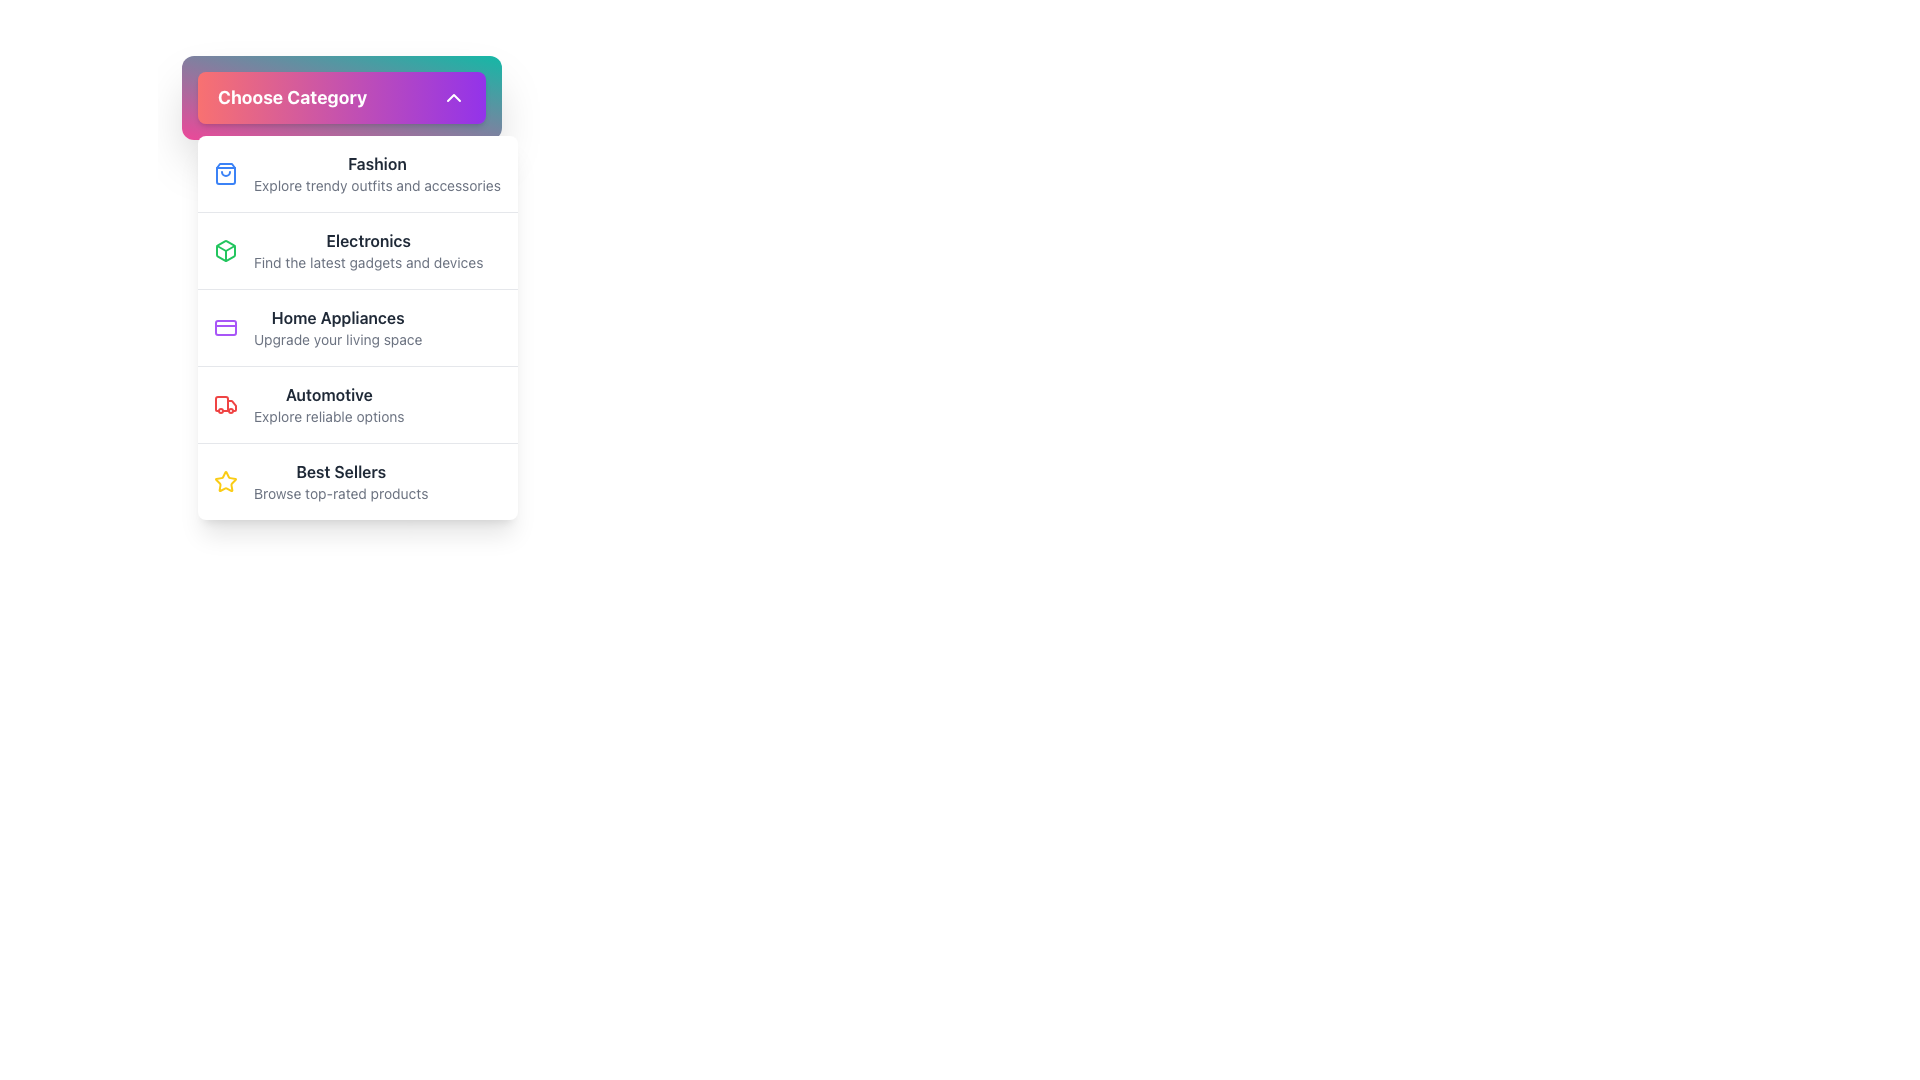 This screenshot has width=1920, height=1080. Describe the element at coordinates (329, 405) in the screenshot. I see `the 'Automotive' text component within the dropdown menu` at that location.